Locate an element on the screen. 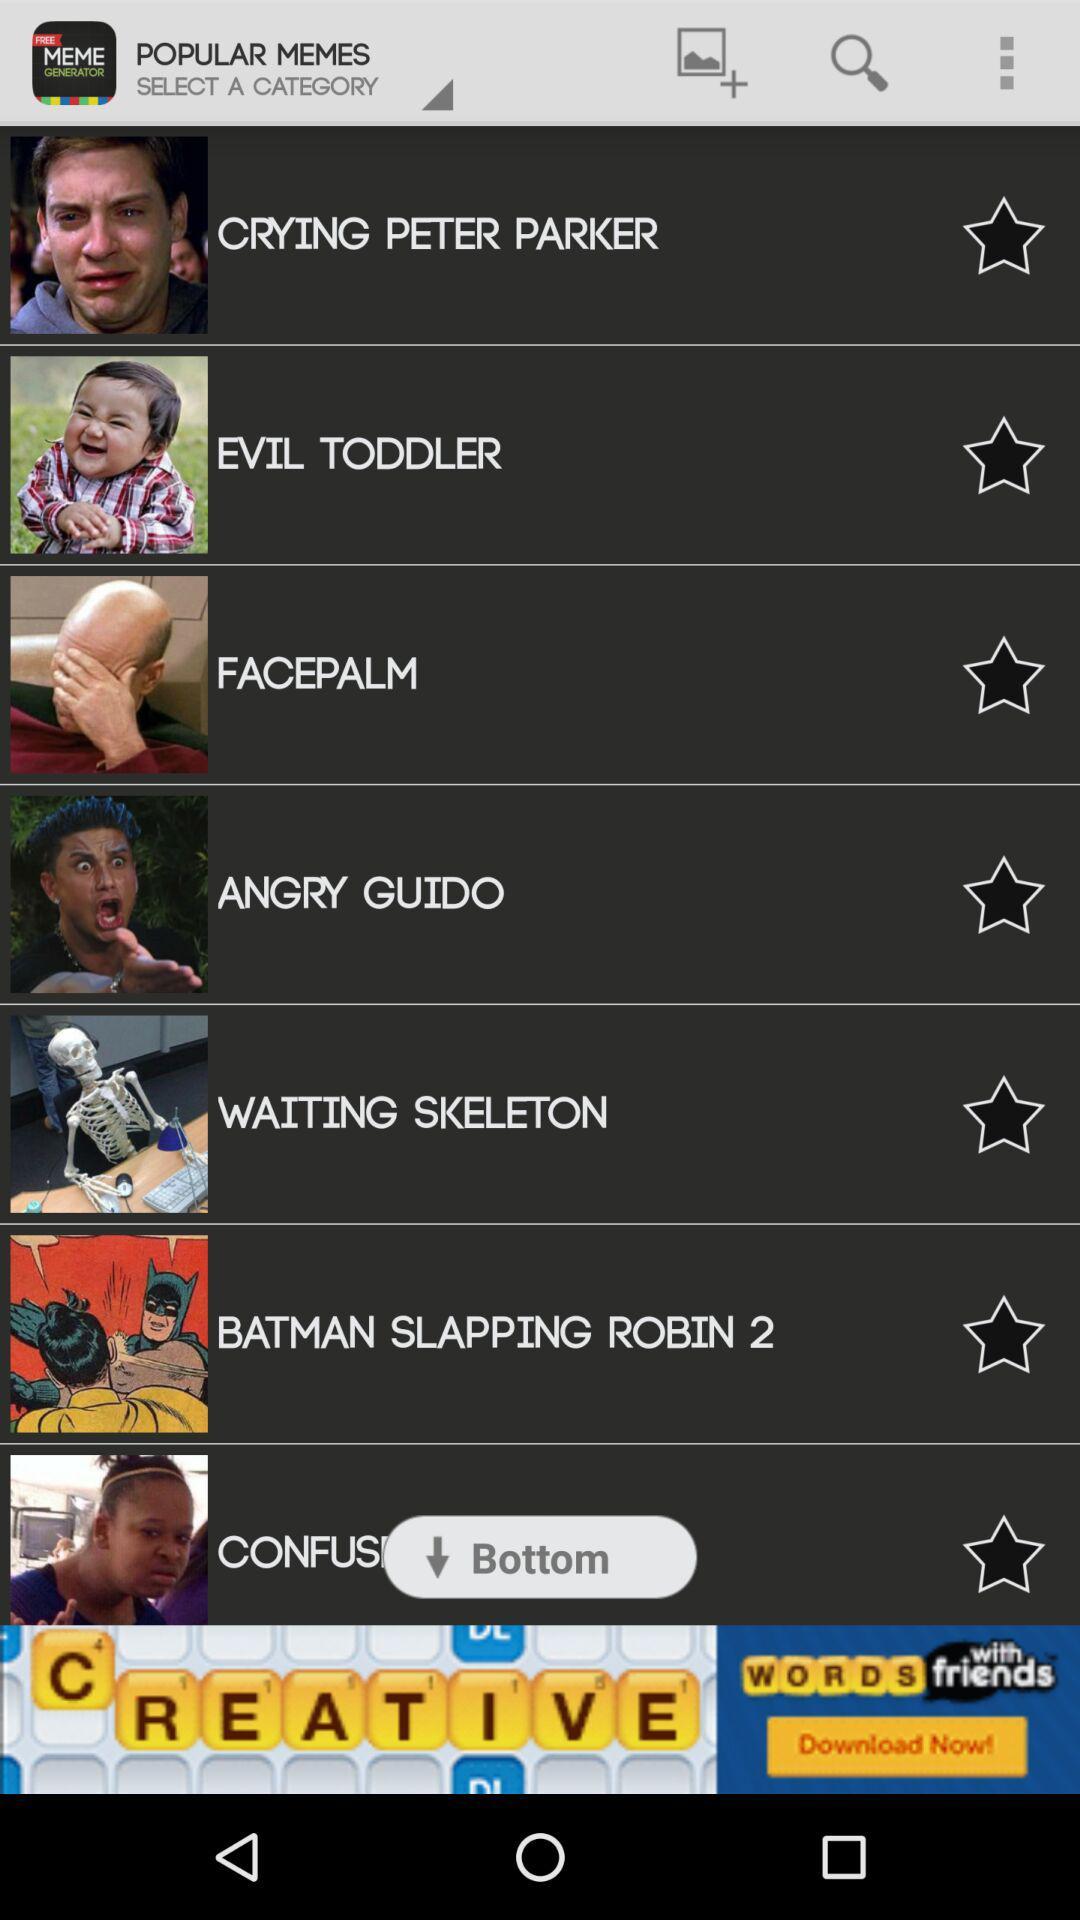 This screenshot has height=1920, width=1080. set like option is located at coordinates (1003, 1552).